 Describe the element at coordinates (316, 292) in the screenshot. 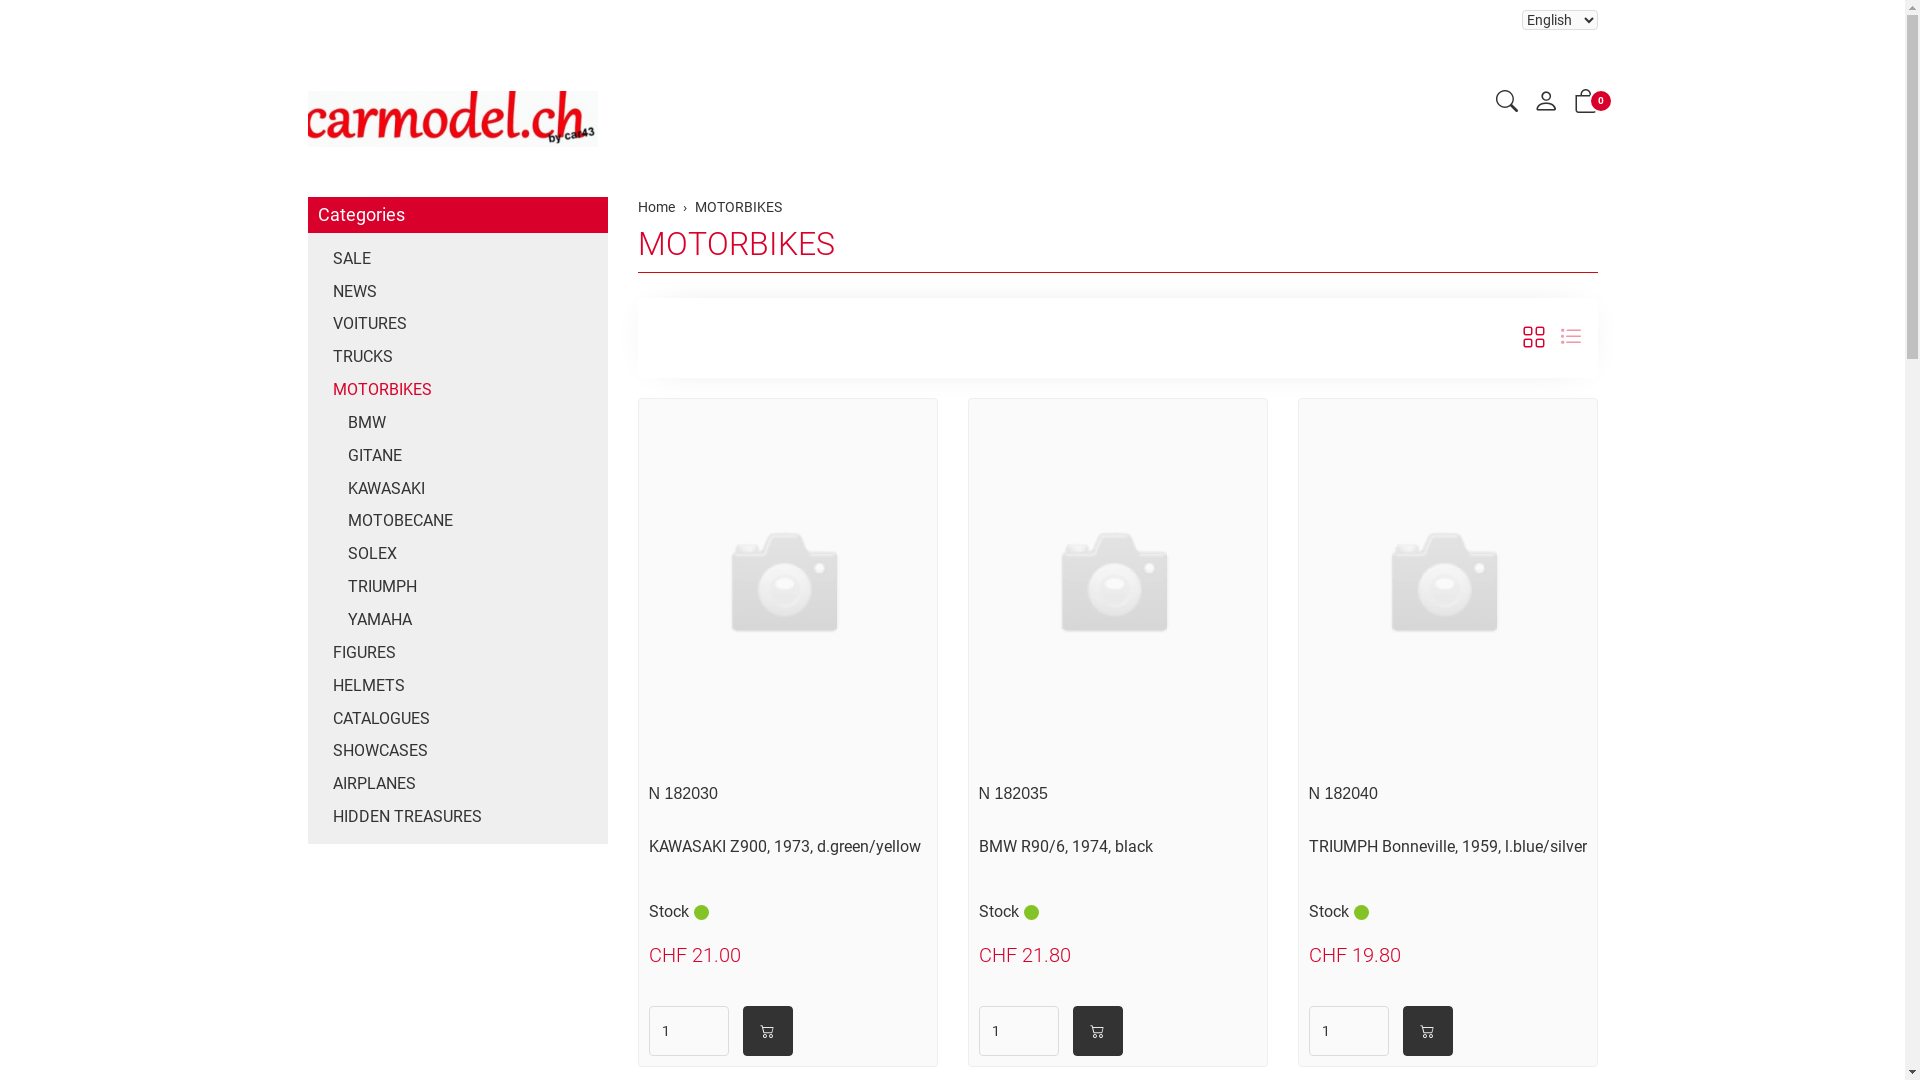

I see `'NEWS'` at that location.